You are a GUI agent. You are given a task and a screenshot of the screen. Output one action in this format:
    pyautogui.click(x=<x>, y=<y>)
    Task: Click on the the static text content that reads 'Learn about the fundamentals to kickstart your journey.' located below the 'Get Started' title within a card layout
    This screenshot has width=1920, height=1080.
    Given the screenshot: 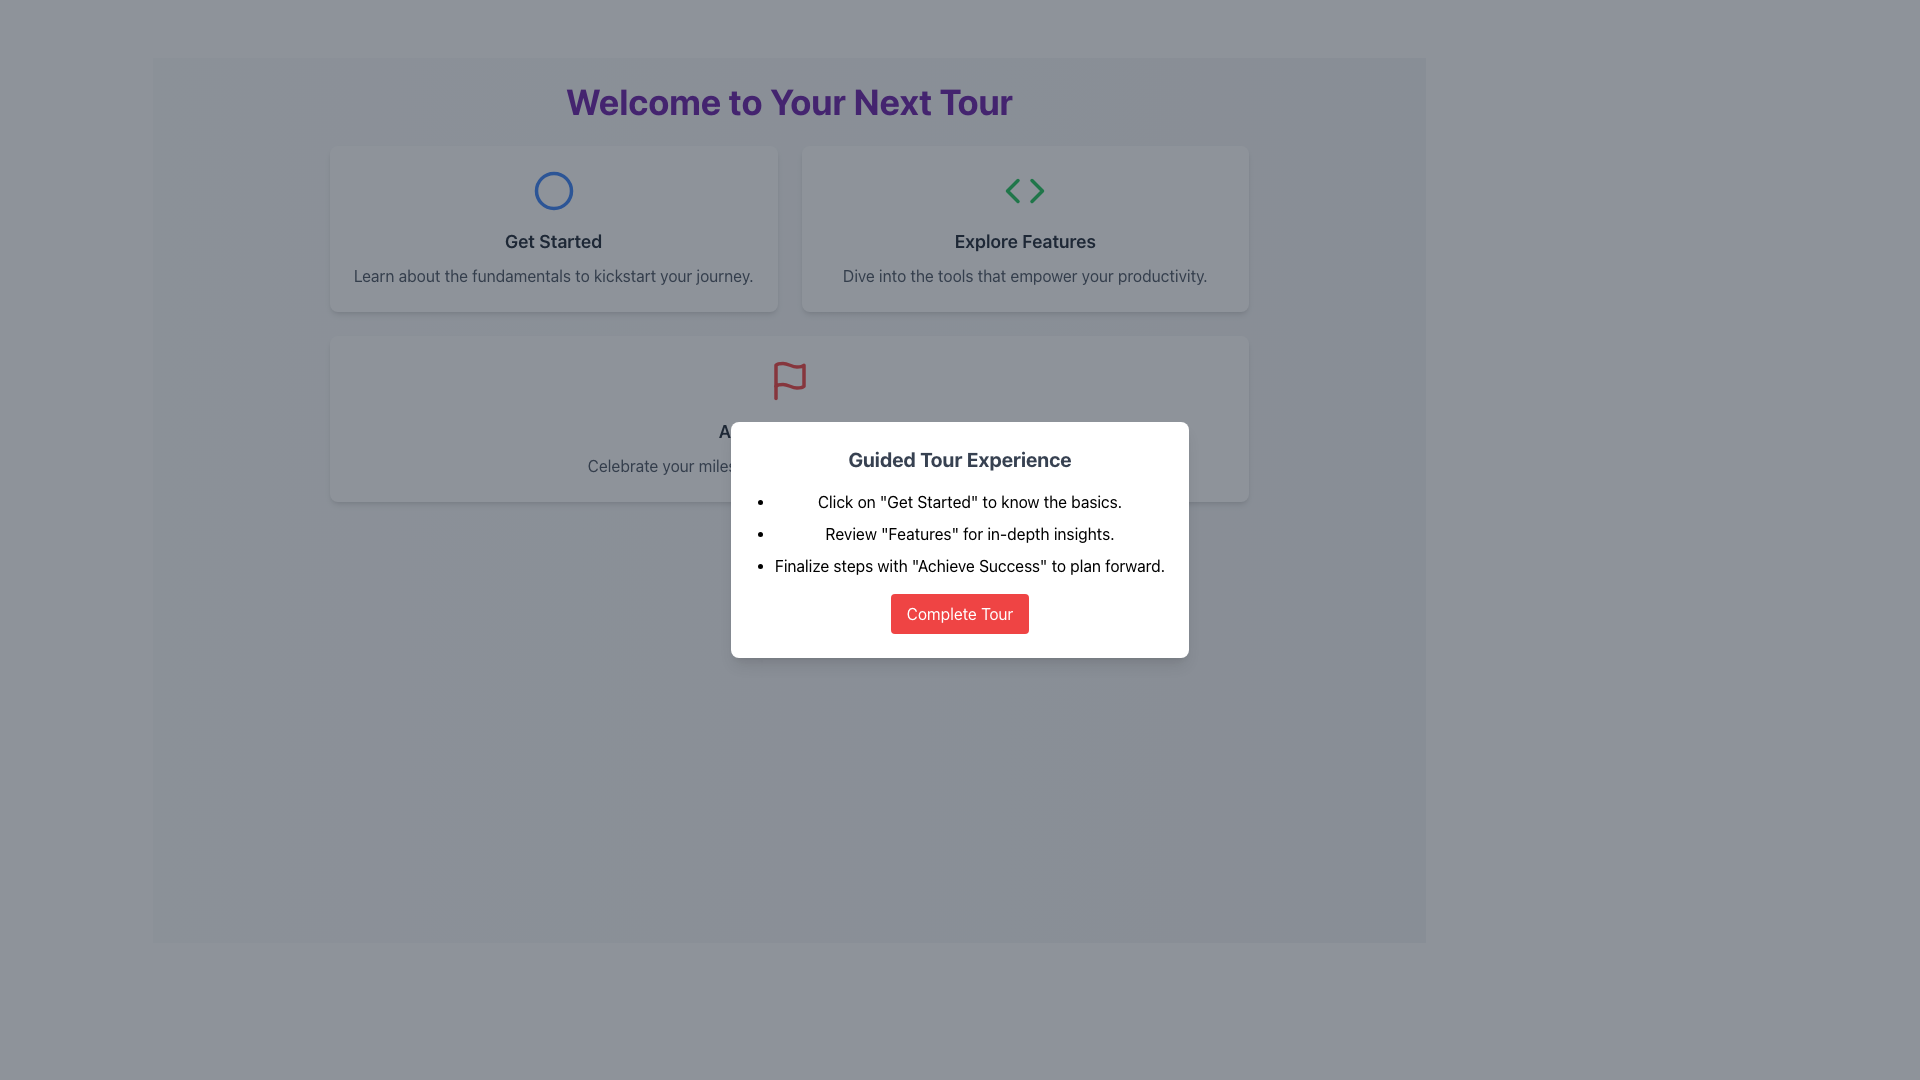 What is the action you would take?
    pyautogui.click(x=553, y=276)
    